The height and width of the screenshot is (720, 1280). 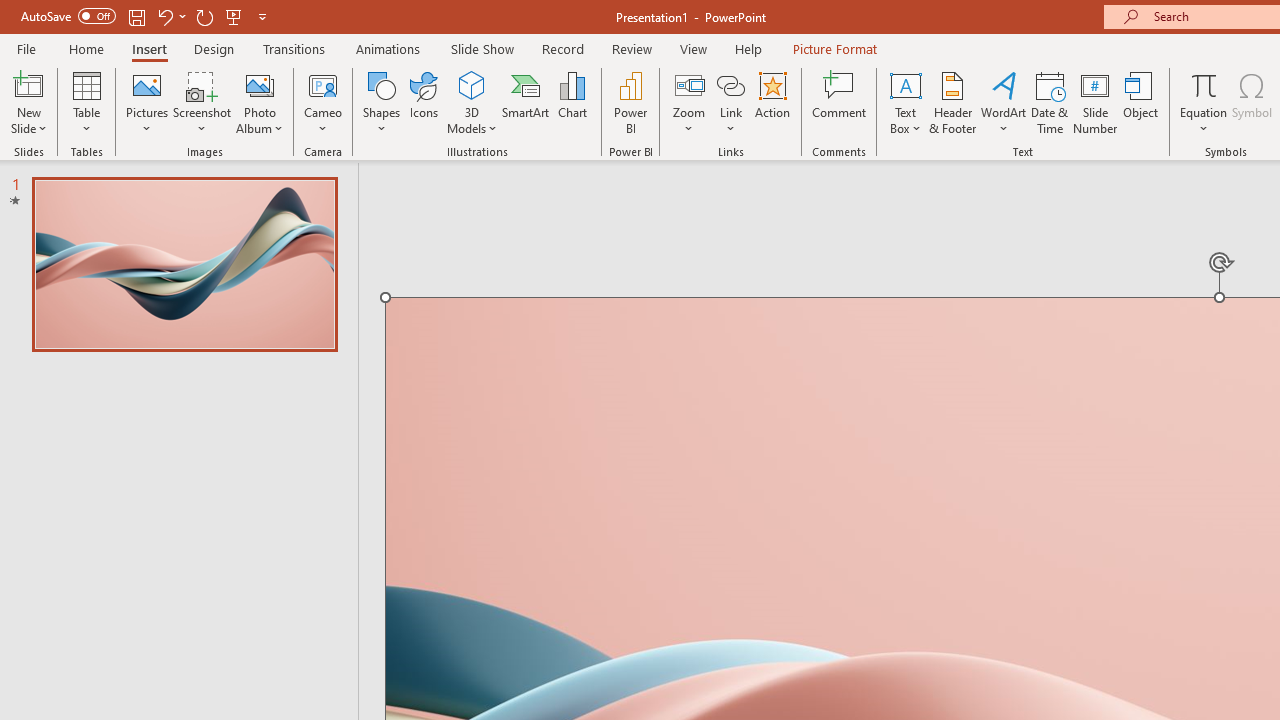 I want to click on 'Draw Horizontal Text Box', so click(x=904, y=84).